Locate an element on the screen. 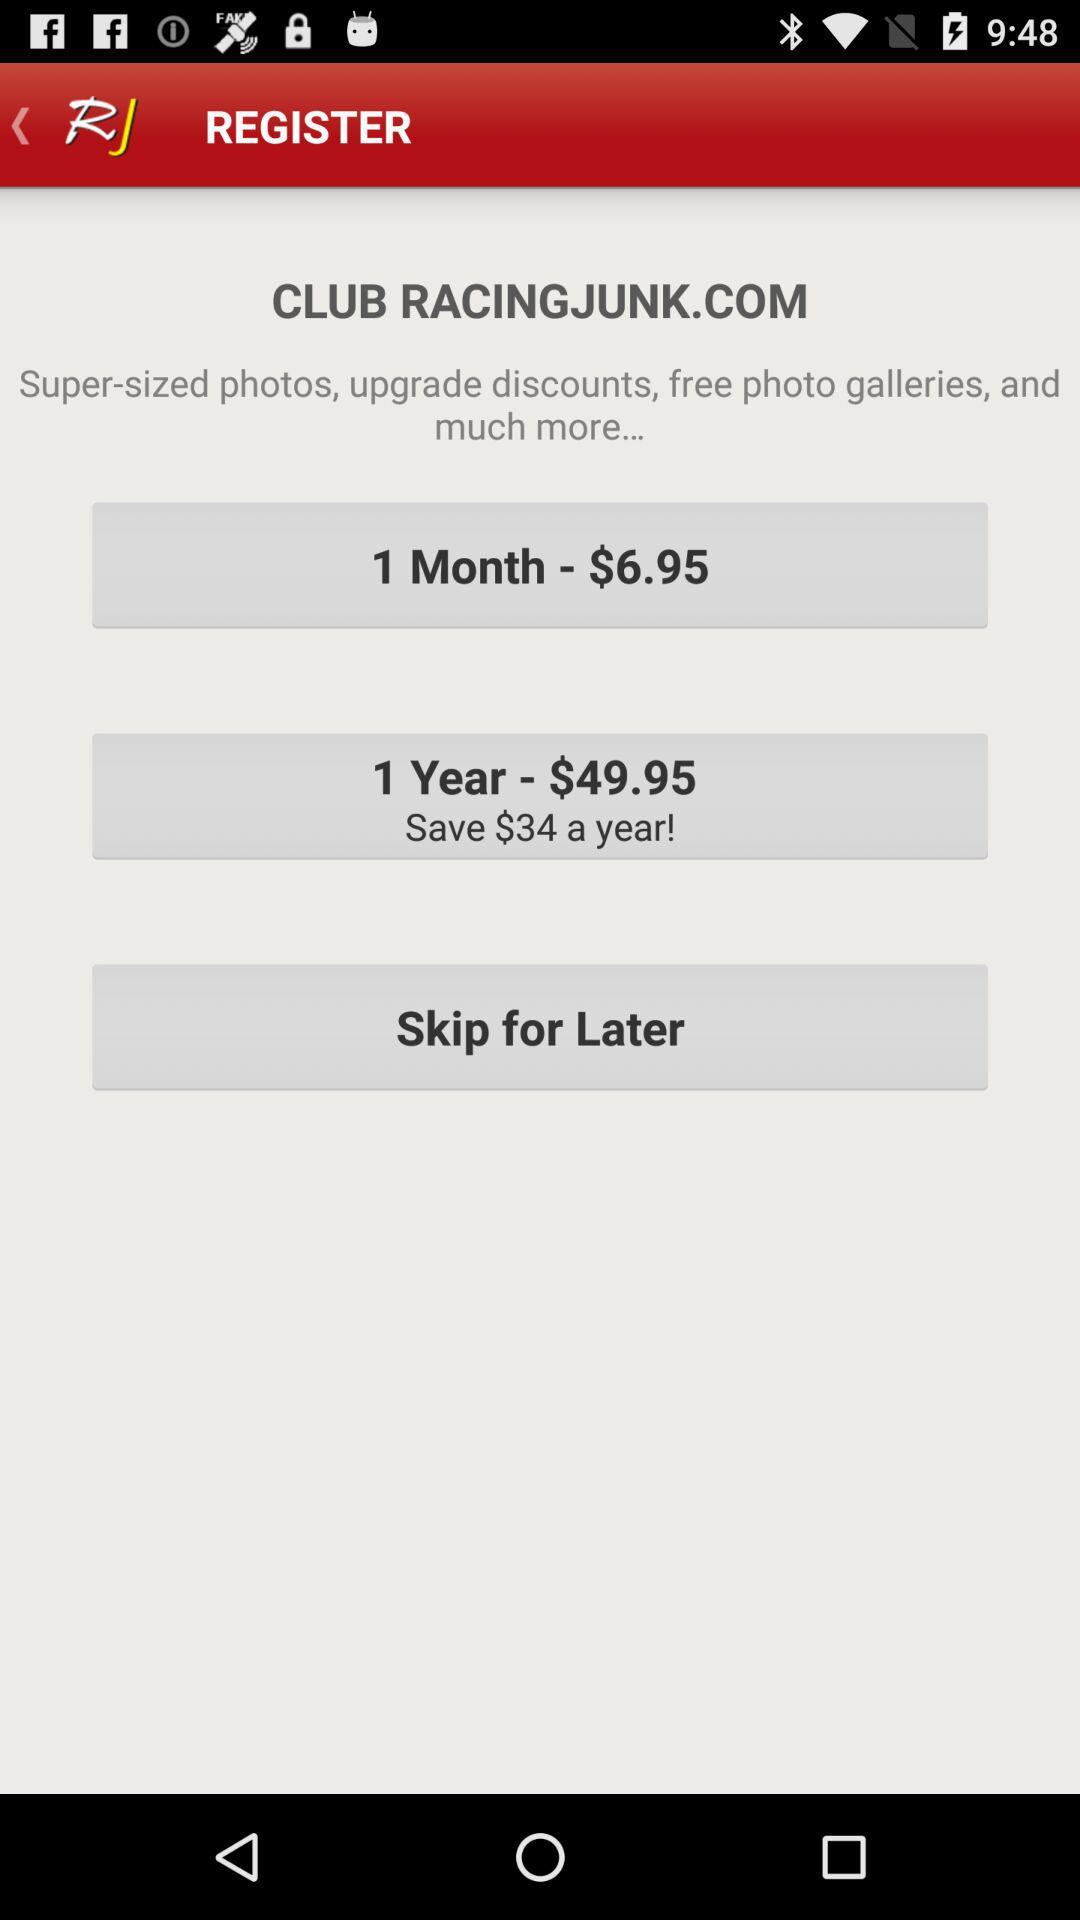 The height and width of the screenshot is (1920, 1080). the 1 year 49 icon is located at coordinates (540, 795).